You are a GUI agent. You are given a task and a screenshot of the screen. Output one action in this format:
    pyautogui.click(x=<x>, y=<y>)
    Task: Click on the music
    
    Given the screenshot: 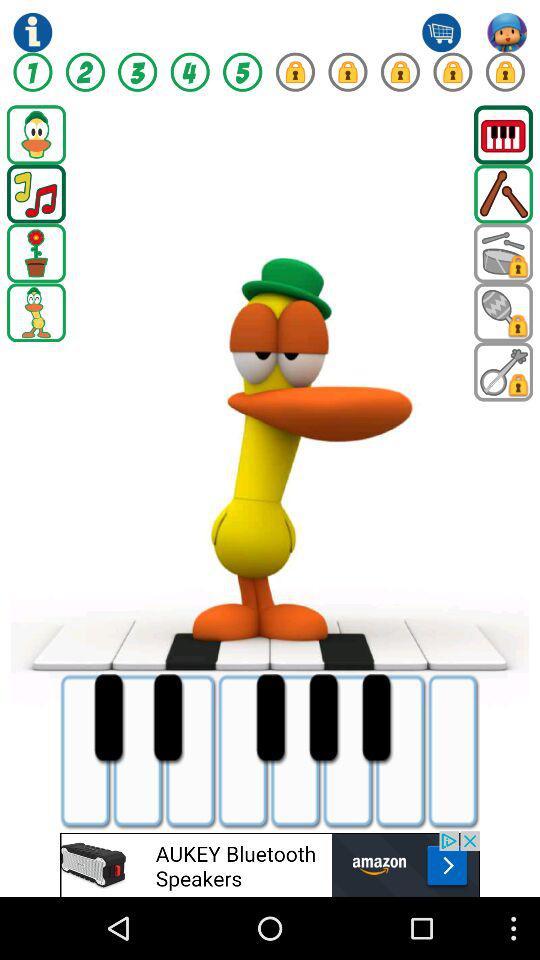 What is the action you would take?
    pyautogui.click(x=36, y=194)
    